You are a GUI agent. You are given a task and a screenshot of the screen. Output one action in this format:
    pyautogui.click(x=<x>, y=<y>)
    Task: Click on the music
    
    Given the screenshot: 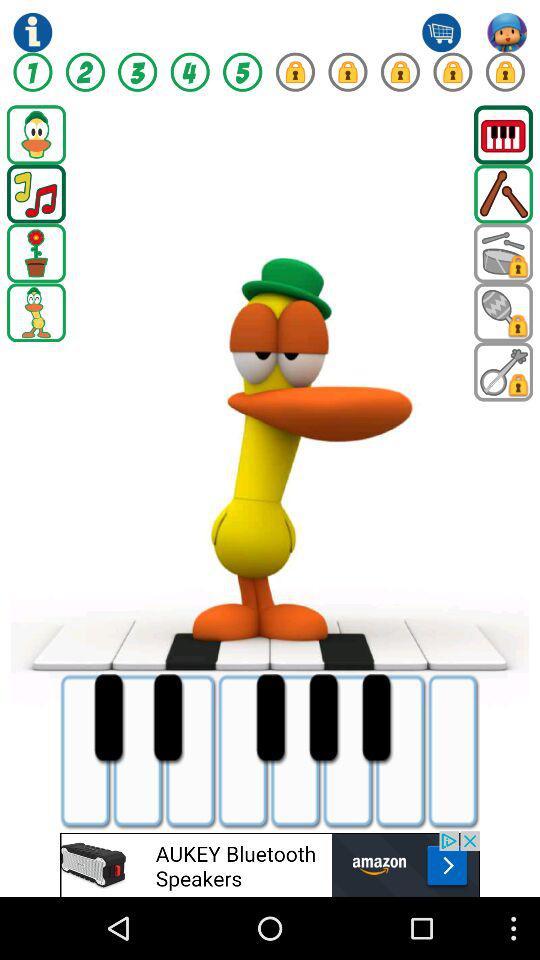 What is the action you would take?
    pyautogui.click(x=36, y=194)
    